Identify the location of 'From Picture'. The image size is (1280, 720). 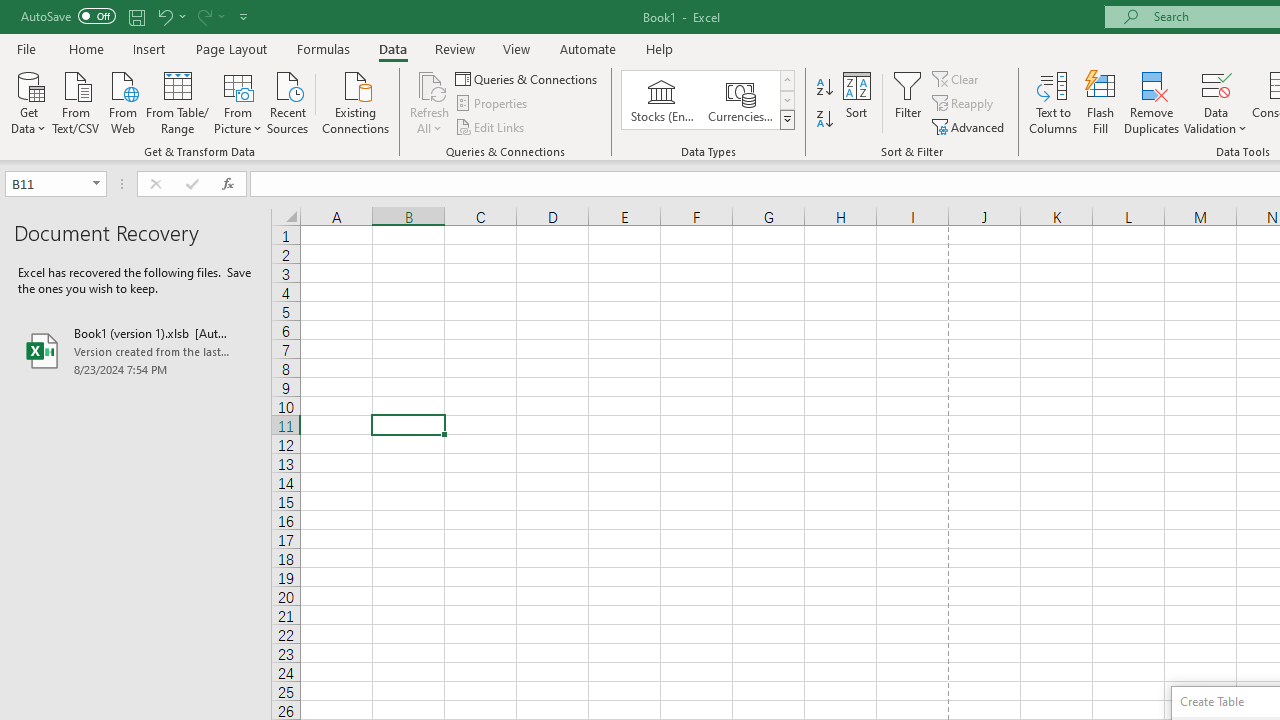
(238, 101).